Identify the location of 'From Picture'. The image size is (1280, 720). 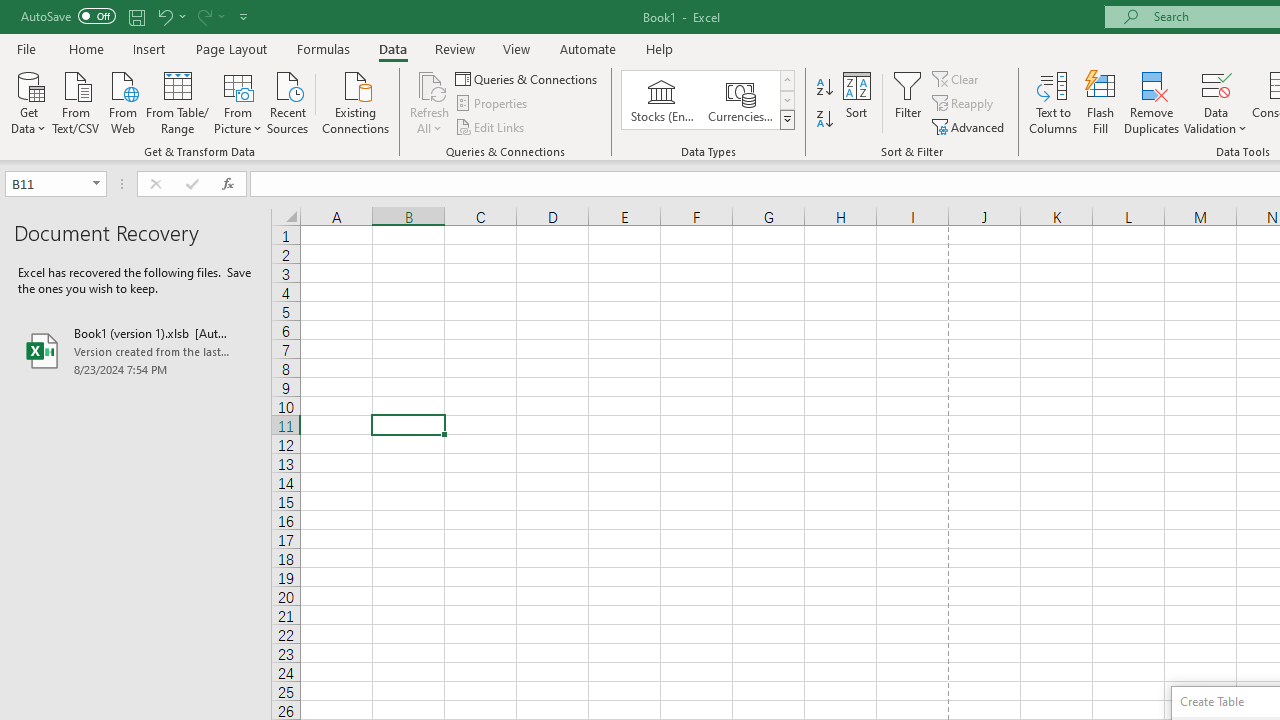
(238, 101).